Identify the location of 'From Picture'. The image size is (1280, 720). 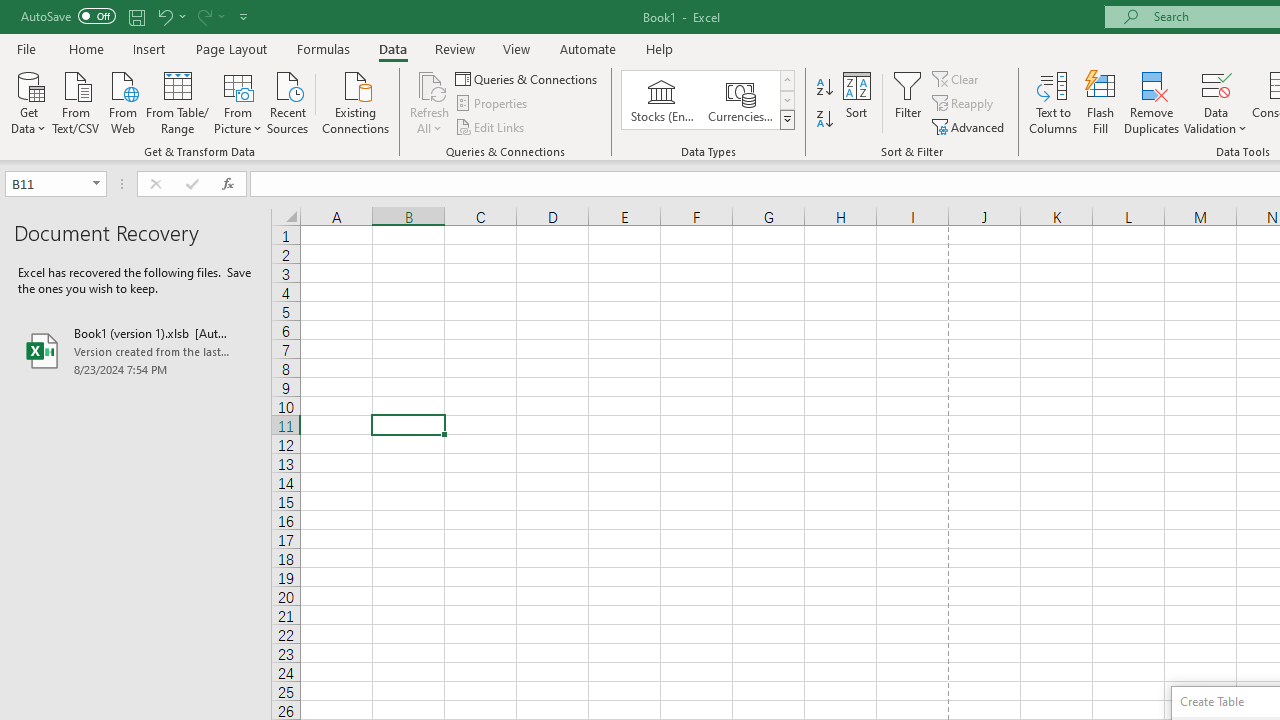
(238, 101).